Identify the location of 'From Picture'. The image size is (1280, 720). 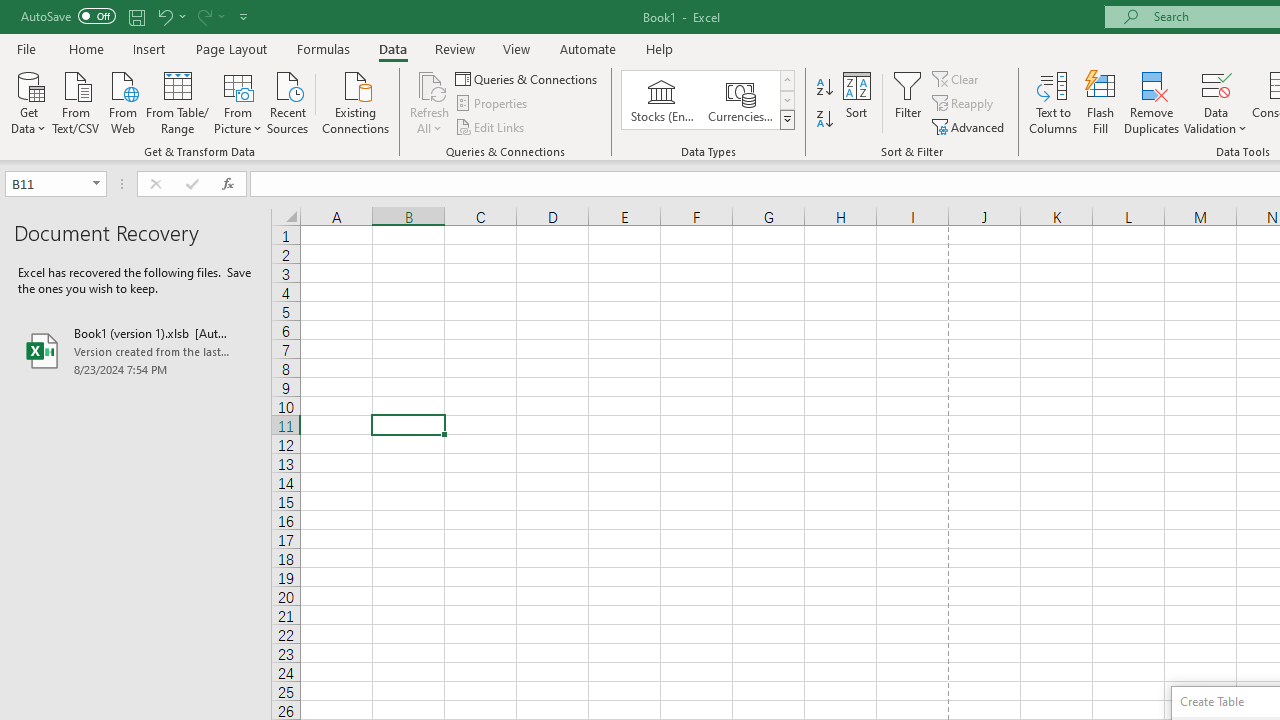
(238, 101).